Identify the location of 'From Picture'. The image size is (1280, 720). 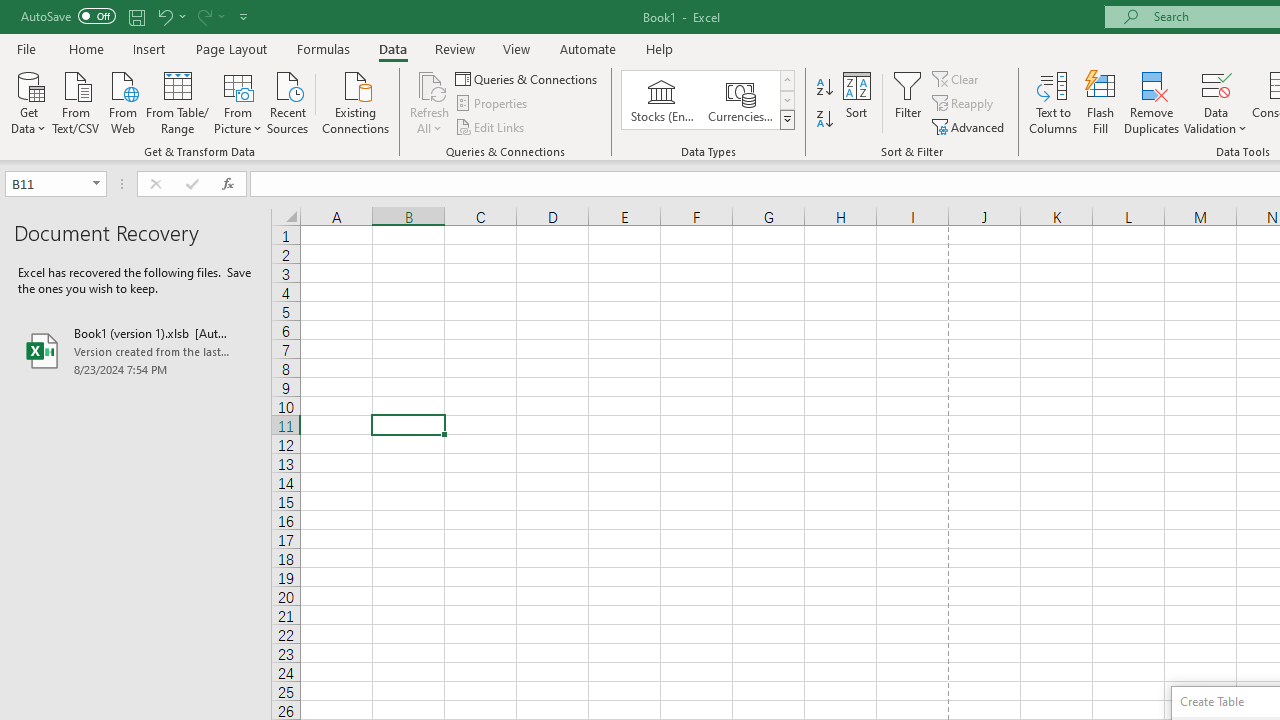
(238, 101).